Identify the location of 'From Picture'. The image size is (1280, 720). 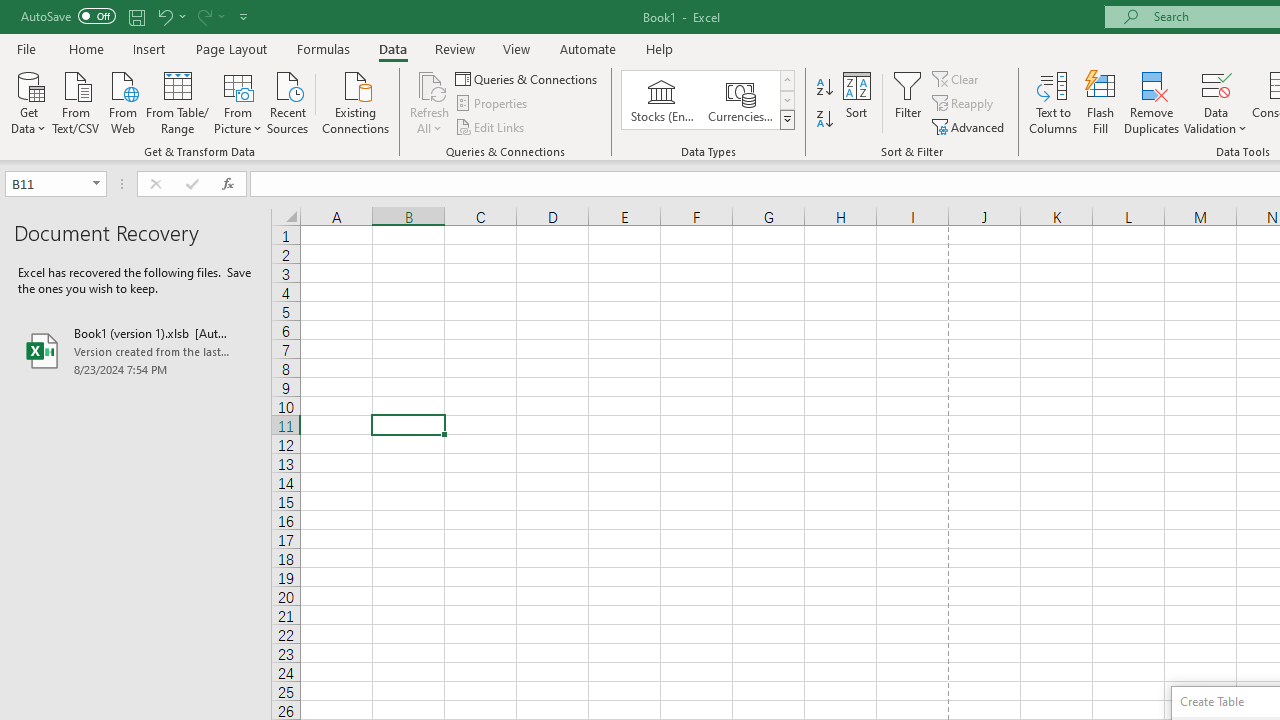
(238, 101).